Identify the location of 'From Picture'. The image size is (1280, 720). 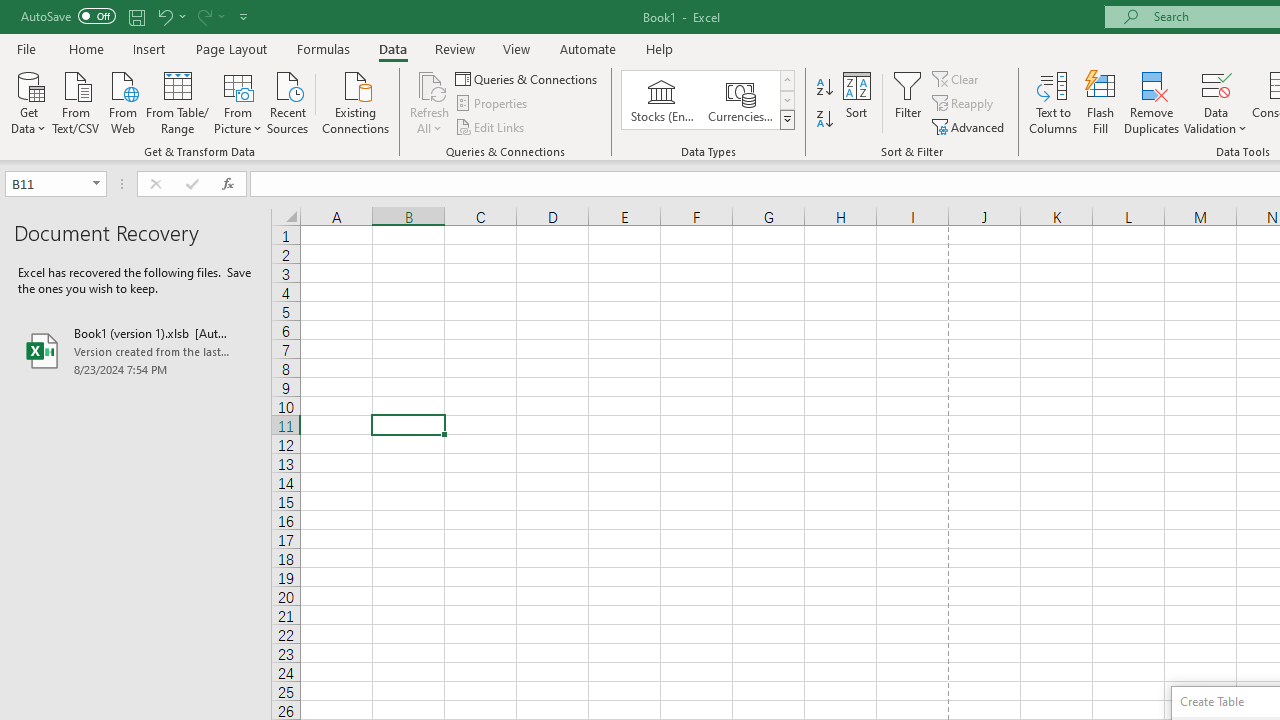
(238, 101).